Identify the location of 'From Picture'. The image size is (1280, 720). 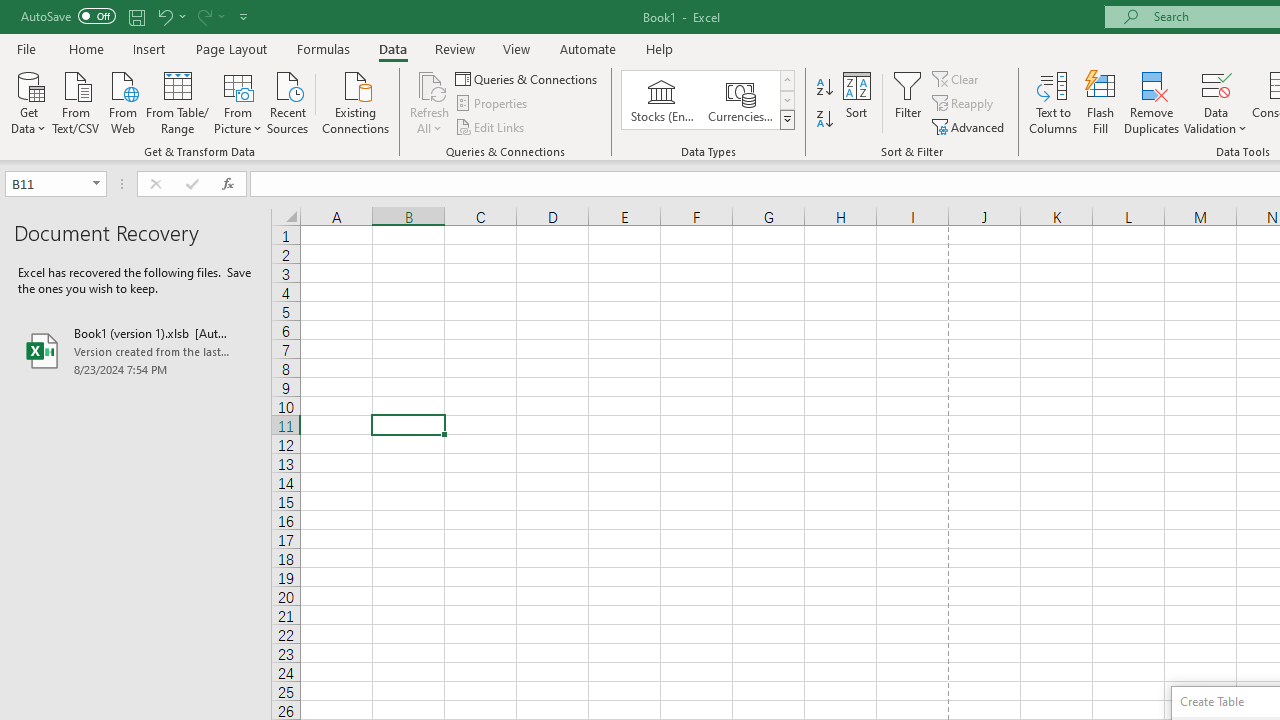
(238, 101).